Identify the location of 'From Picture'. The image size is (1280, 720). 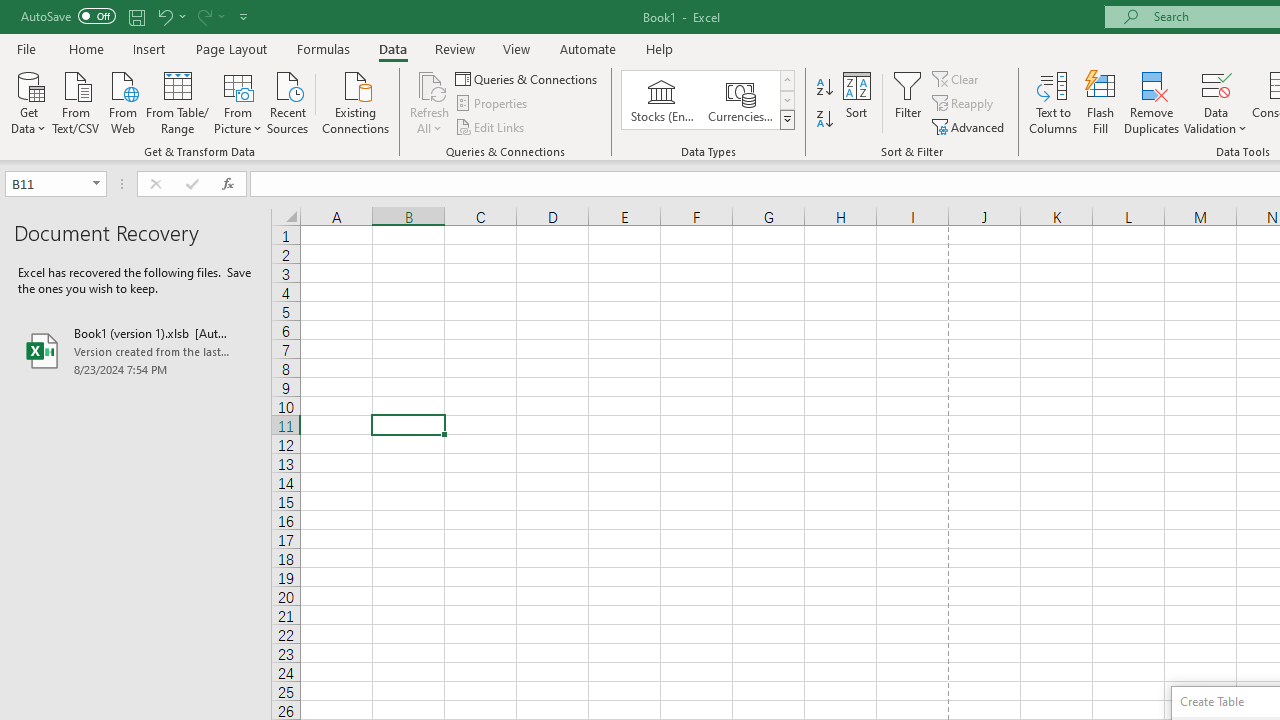
(238, 101).